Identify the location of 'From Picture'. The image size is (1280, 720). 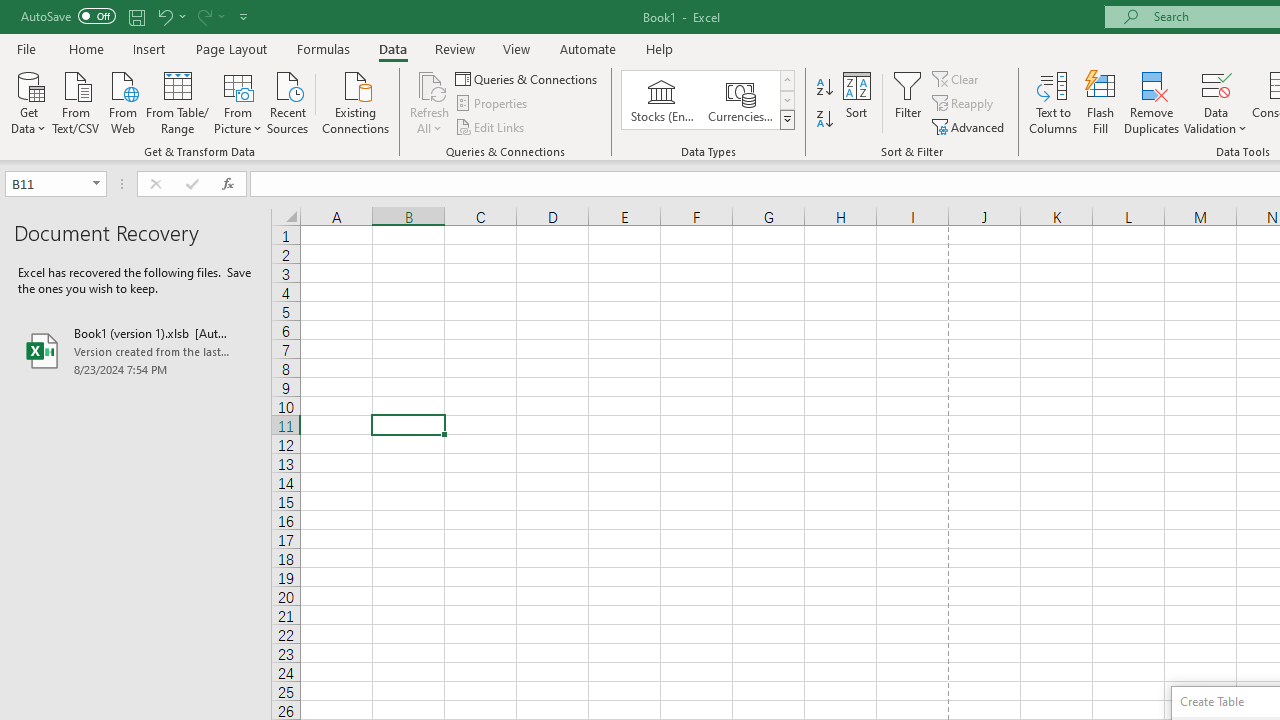
(238, 101).